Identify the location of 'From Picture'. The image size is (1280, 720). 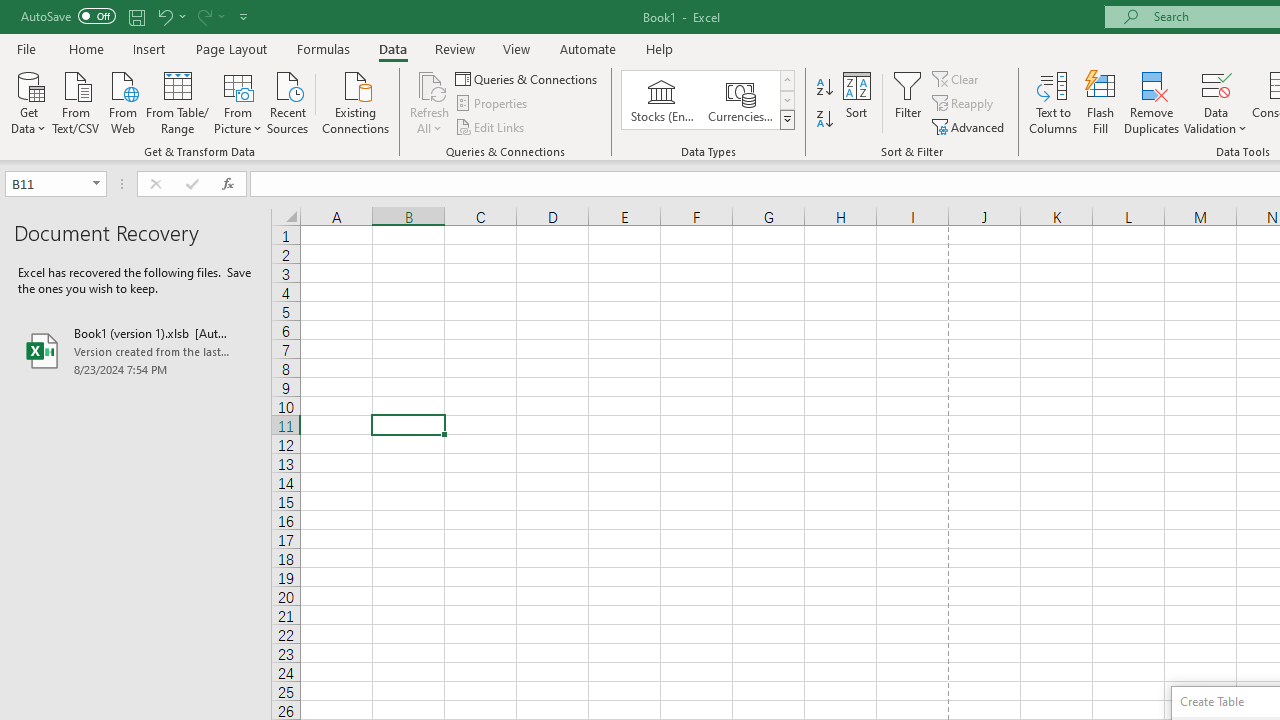
(238, 101).